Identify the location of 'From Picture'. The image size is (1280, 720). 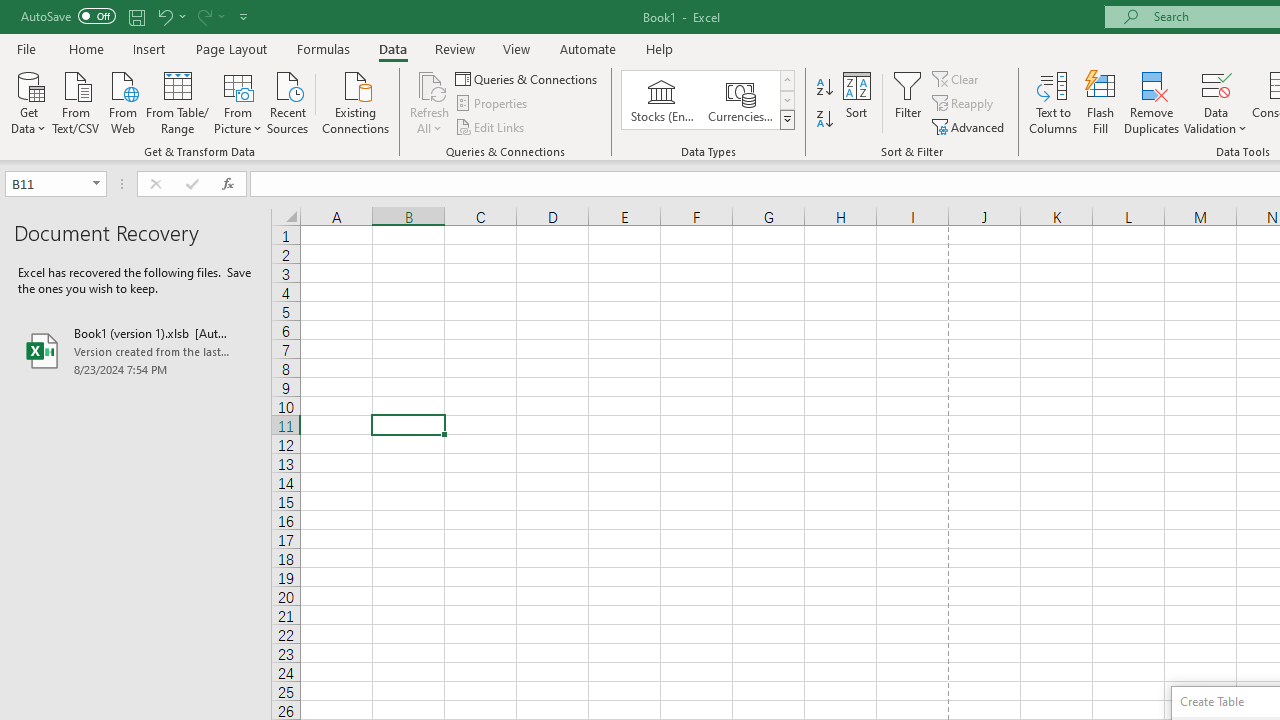
(238, 101).